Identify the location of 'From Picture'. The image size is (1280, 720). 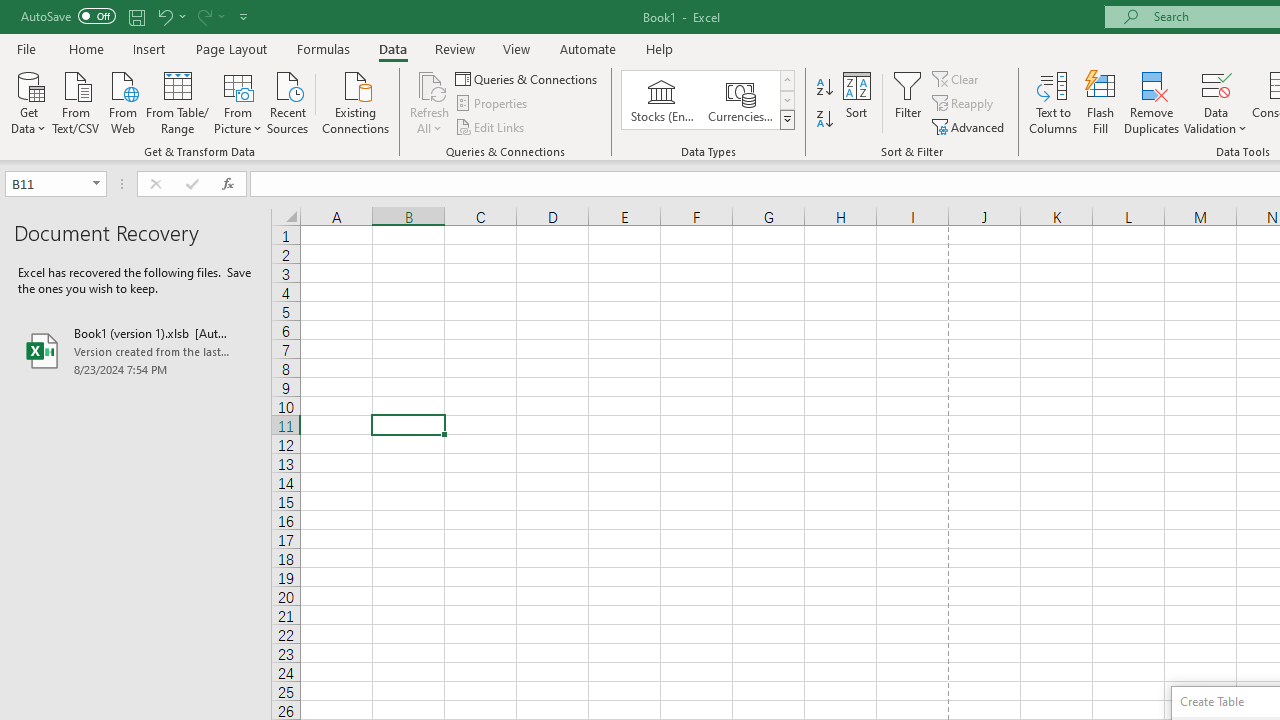
(238, 101).